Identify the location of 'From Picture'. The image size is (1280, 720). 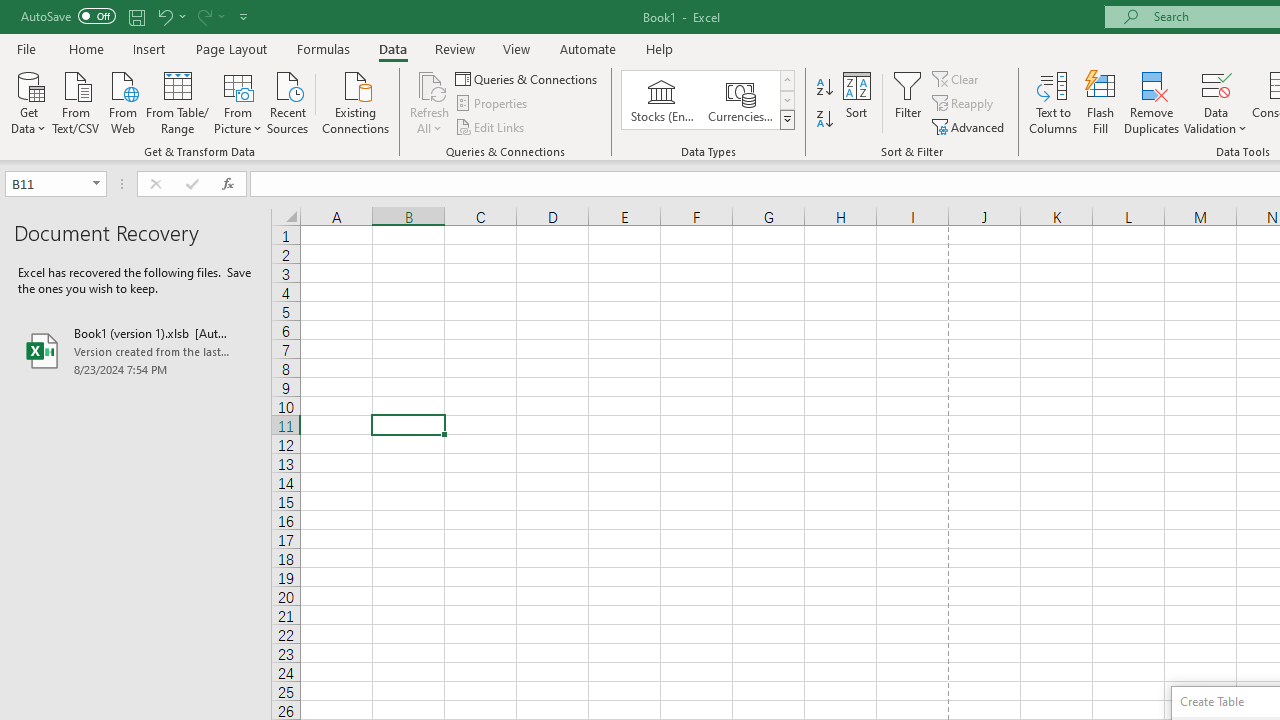
(238, 101).